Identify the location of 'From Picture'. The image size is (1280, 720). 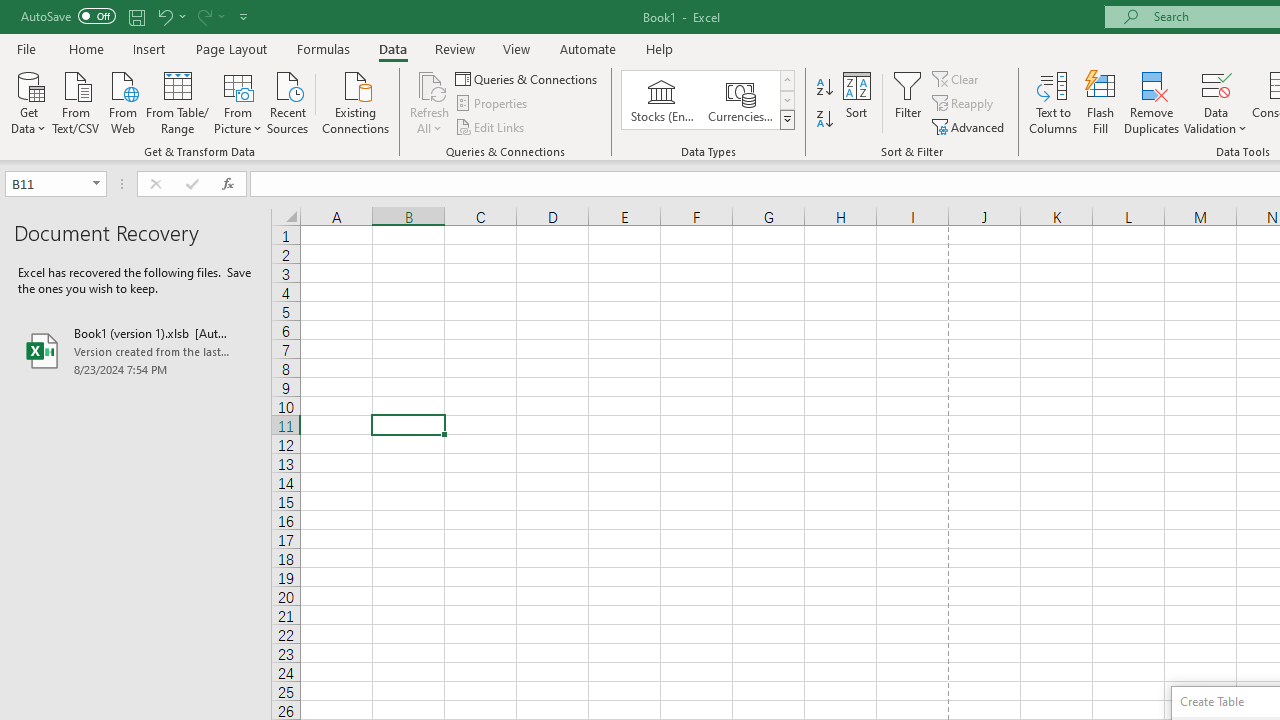
(238, 101).